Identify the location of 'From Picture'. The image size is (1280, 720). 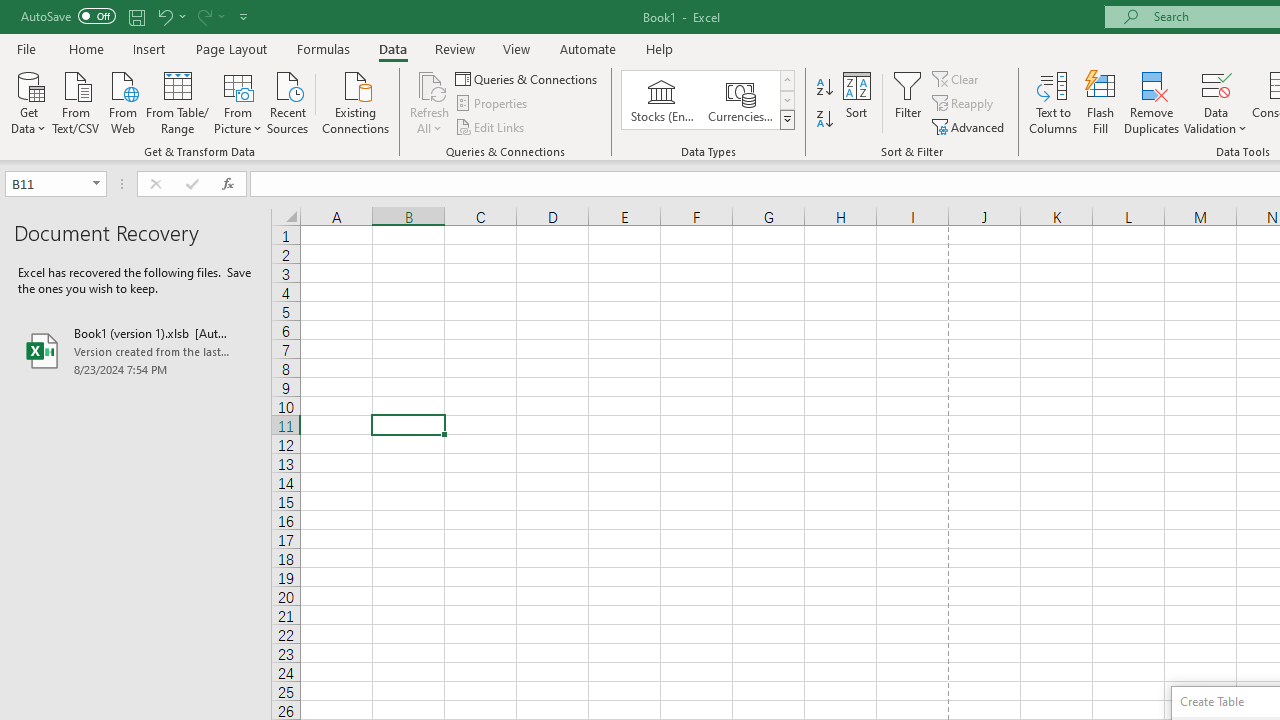
(238, 101).